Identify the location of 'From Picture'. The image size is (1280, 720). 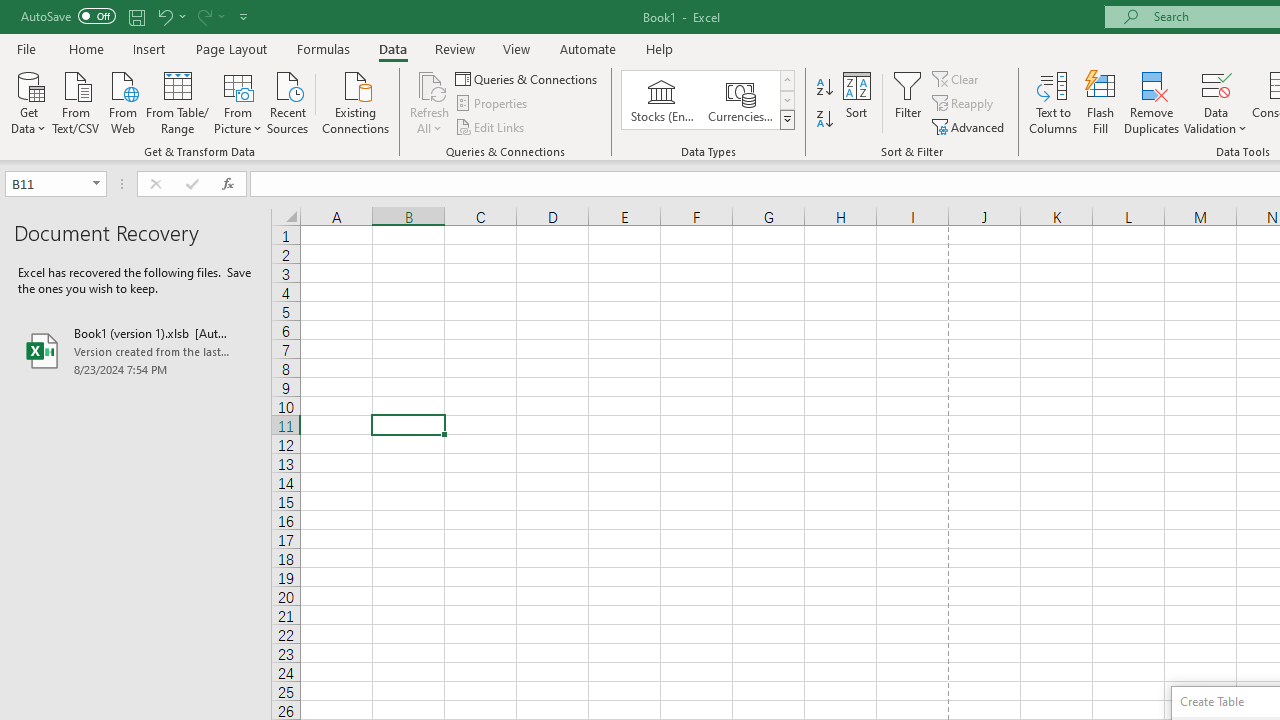
(238, 101).